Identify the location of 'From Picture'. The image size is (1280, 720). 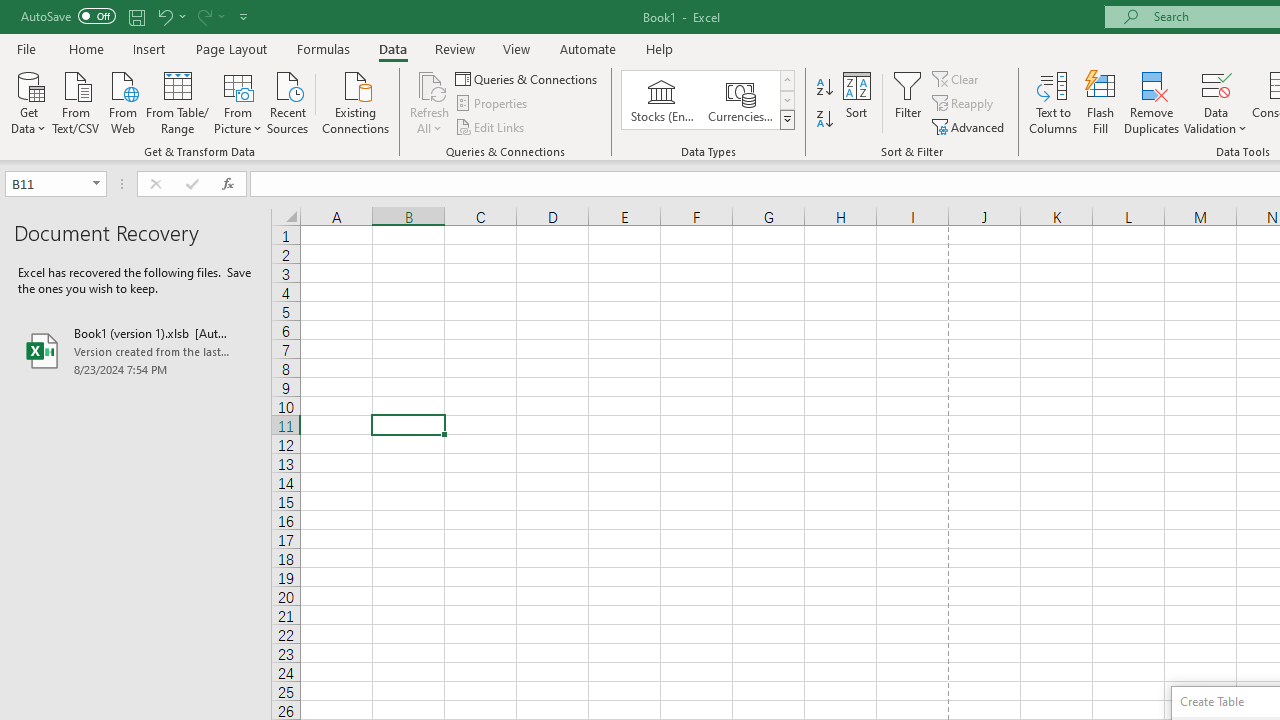
(238, 101).